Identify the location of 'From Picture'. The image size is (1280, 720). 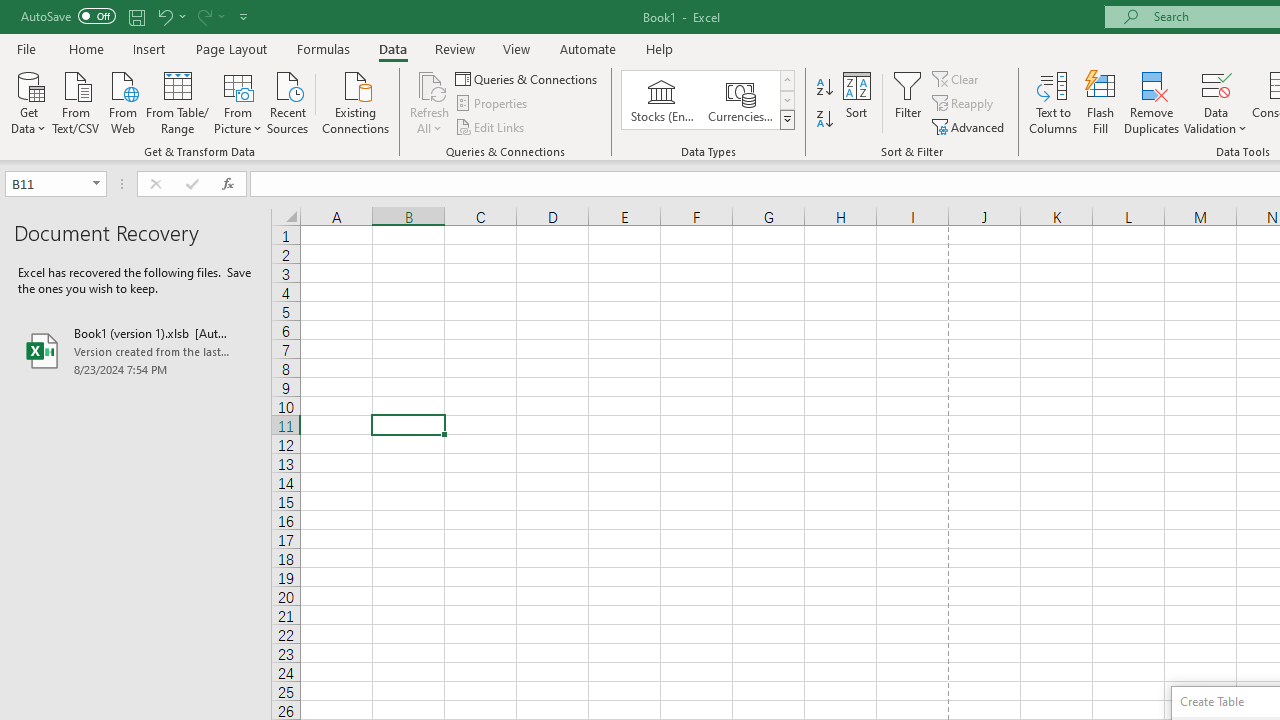
(238, 101).